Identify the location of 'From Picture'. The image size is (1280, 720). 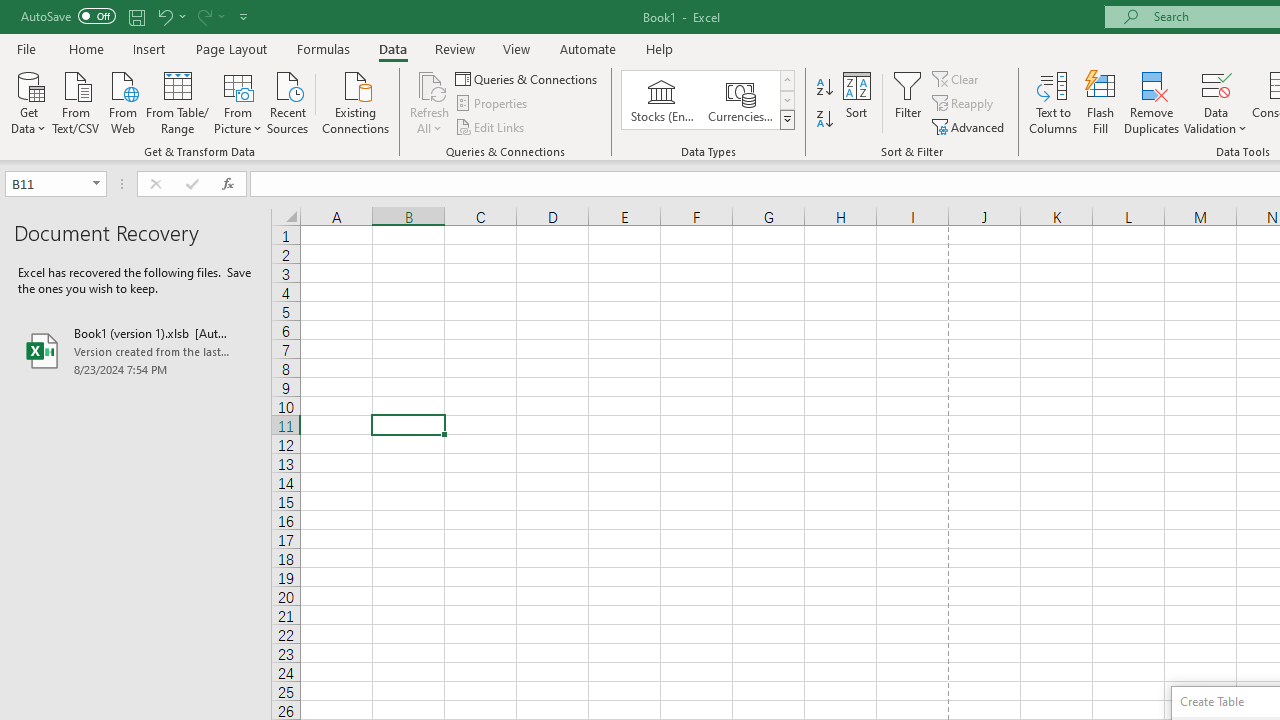
(238, 101).